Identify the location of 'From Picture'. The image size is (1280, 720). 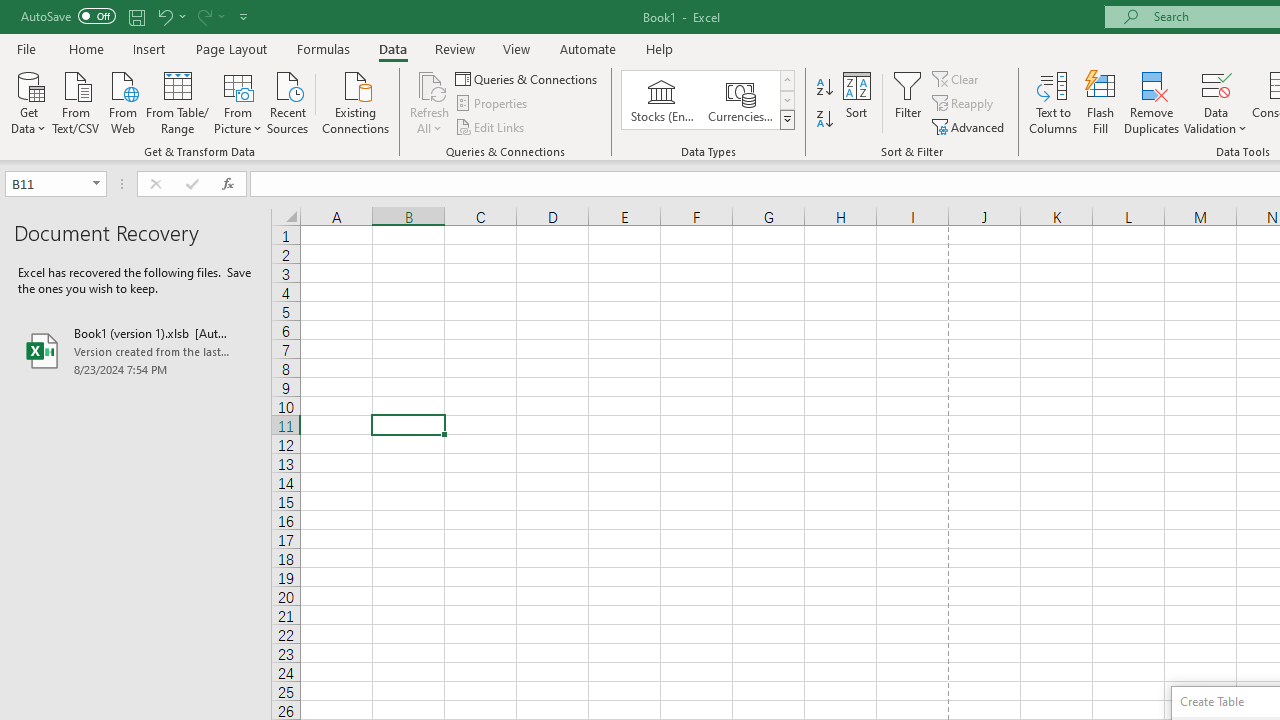
(238, 101).